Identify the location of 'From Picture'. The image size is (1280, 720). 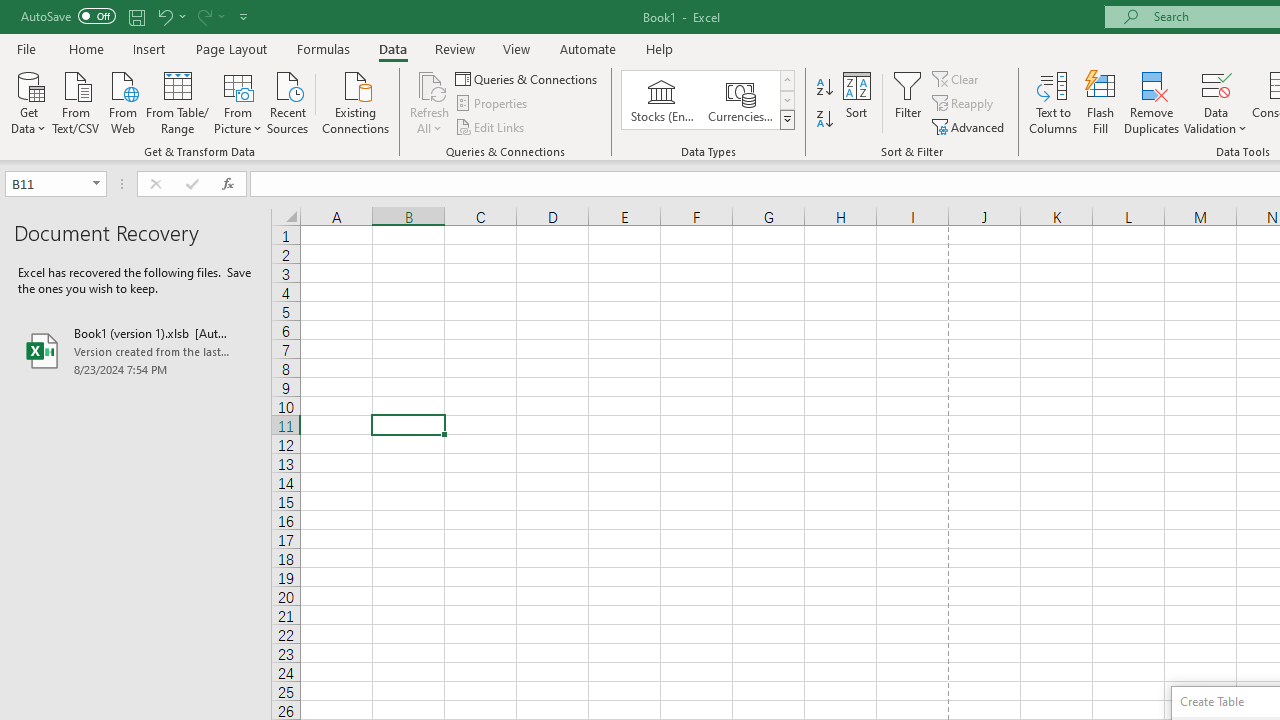
(238, 101).